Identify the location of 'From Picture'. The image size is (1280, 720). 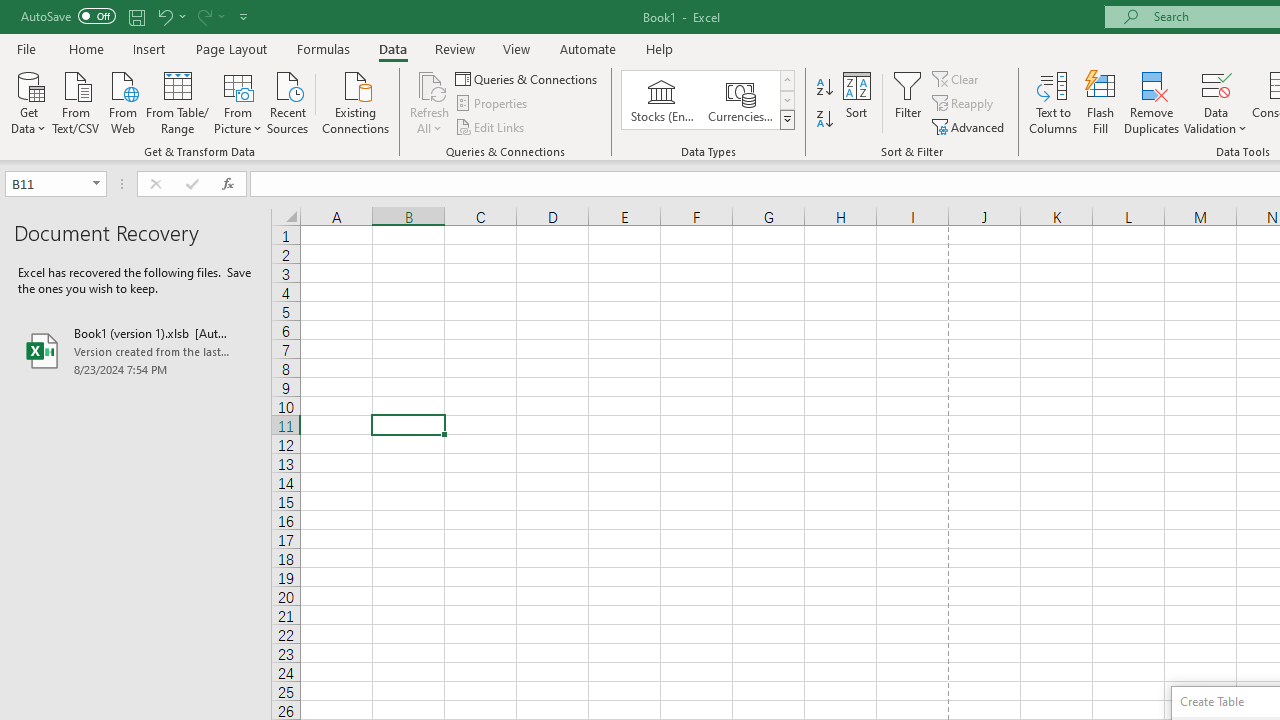
(238, 101).